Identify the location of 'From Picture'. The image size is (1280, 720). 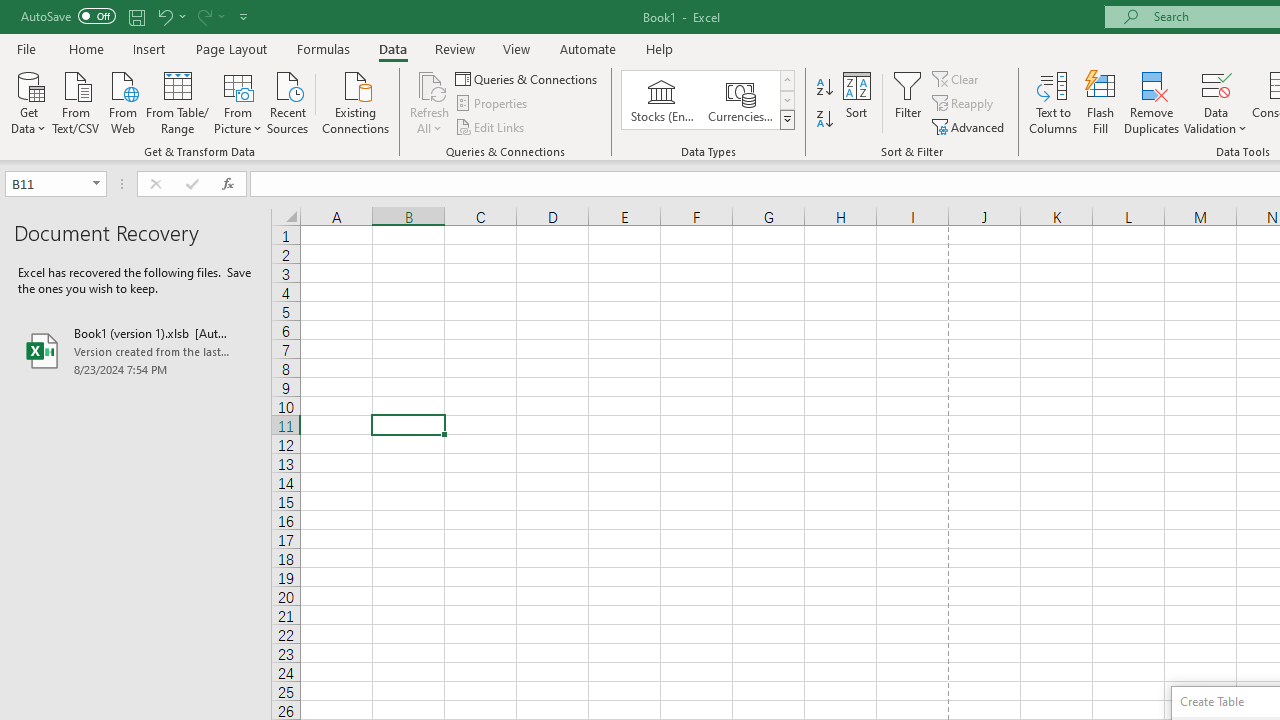
(238, 101).